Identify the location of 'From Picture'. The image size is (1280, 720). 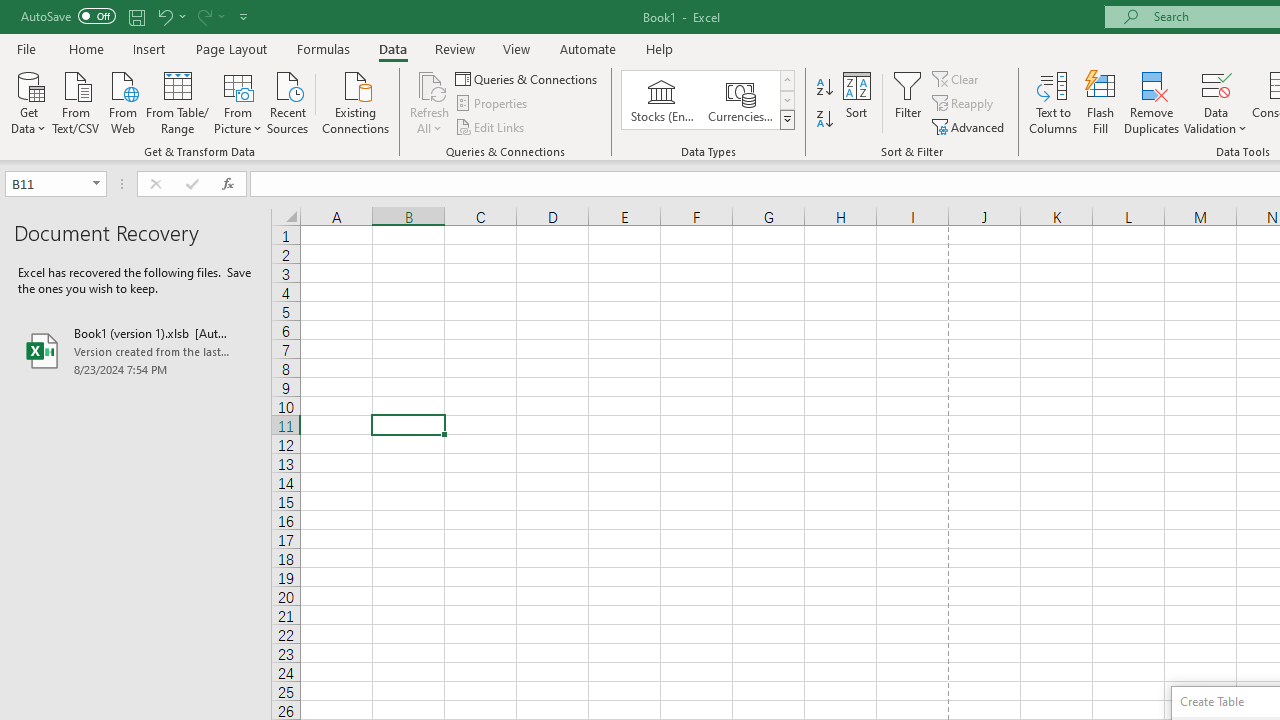
(238, 101).